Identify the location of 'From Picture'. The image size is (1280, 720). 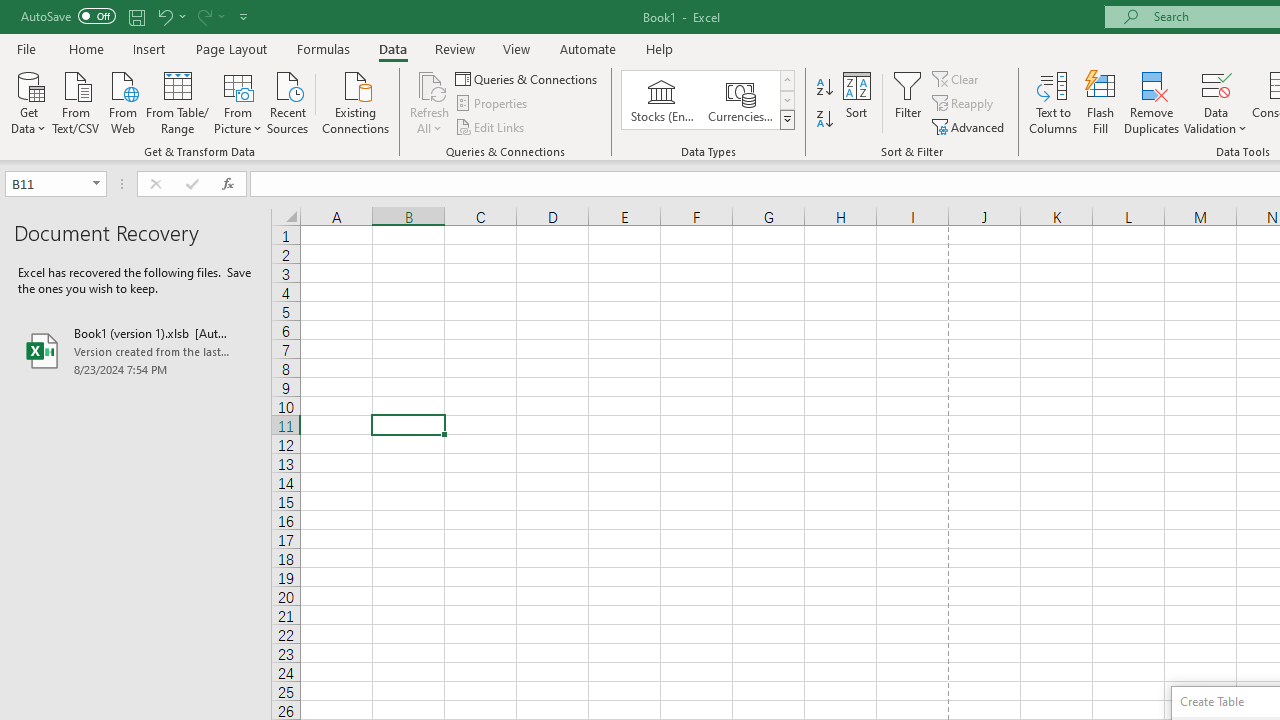
(238, 101).